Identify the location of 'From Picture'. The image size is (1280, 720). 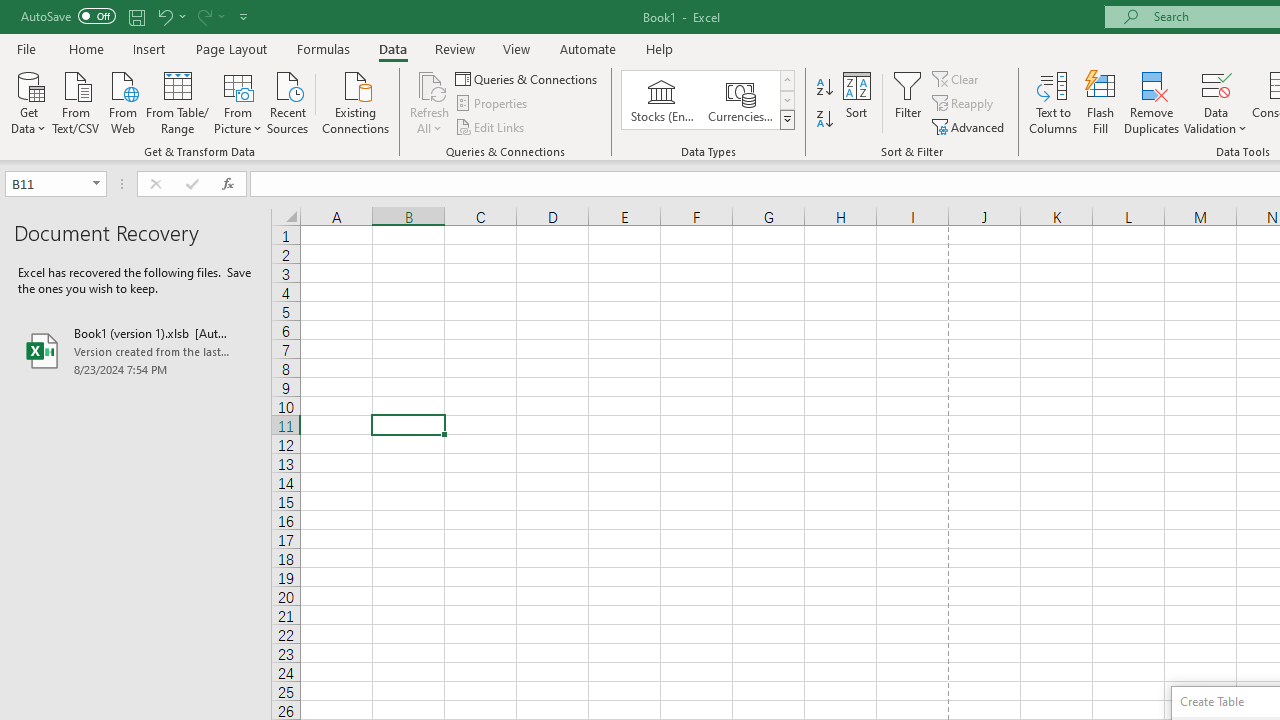
(238, 101).